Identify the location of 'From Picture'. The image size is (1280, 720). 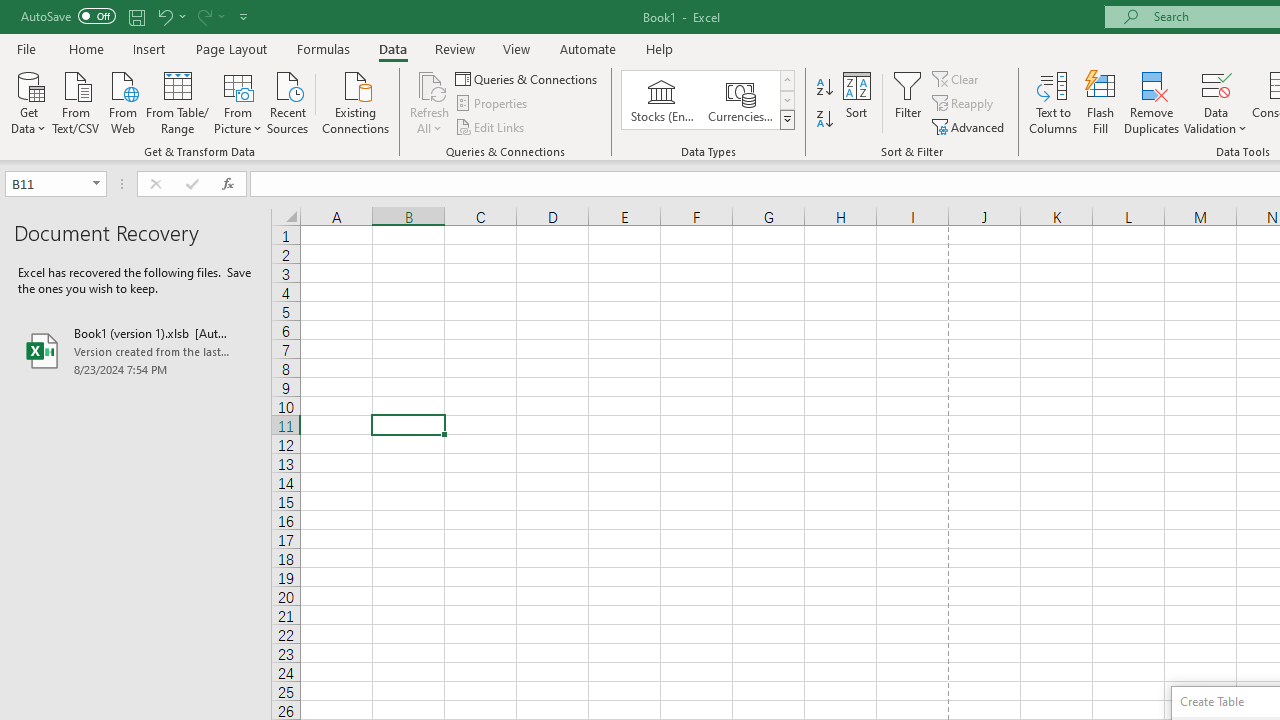
(238, 101).